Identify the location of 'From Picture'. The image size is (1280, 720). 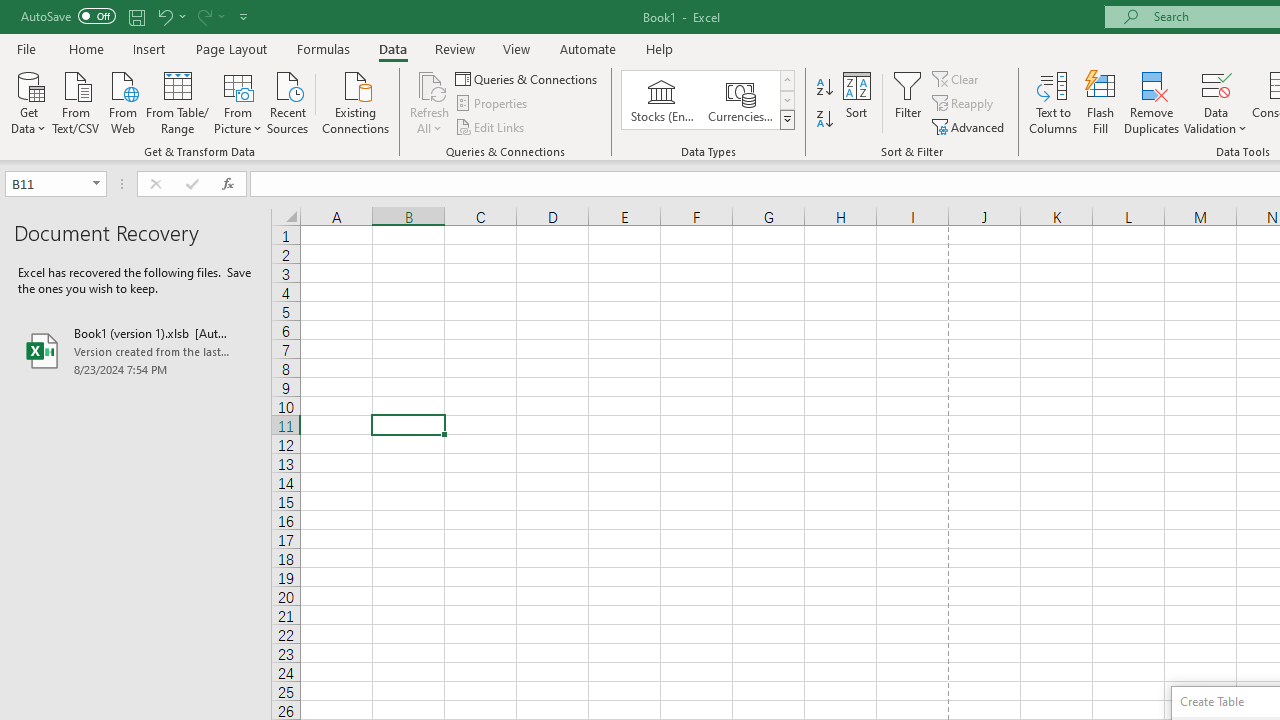
(238, 101).